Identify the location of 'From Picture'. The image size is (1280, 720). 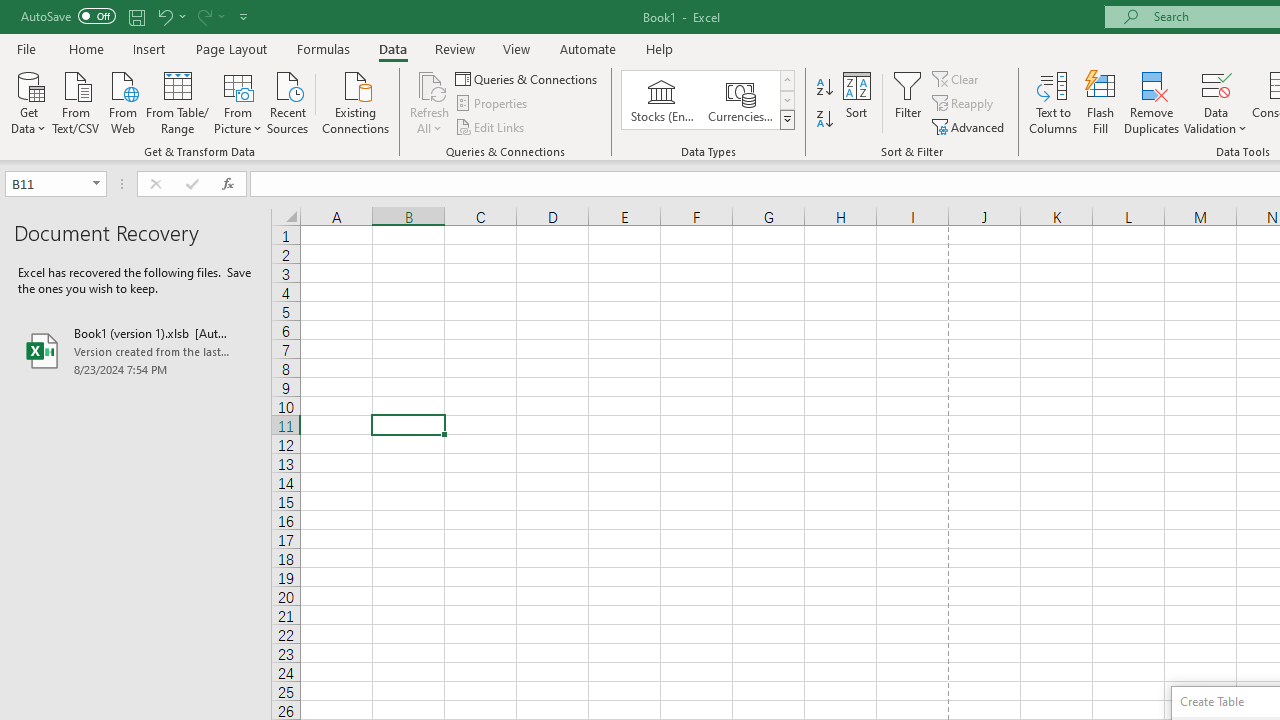
(238, 101).